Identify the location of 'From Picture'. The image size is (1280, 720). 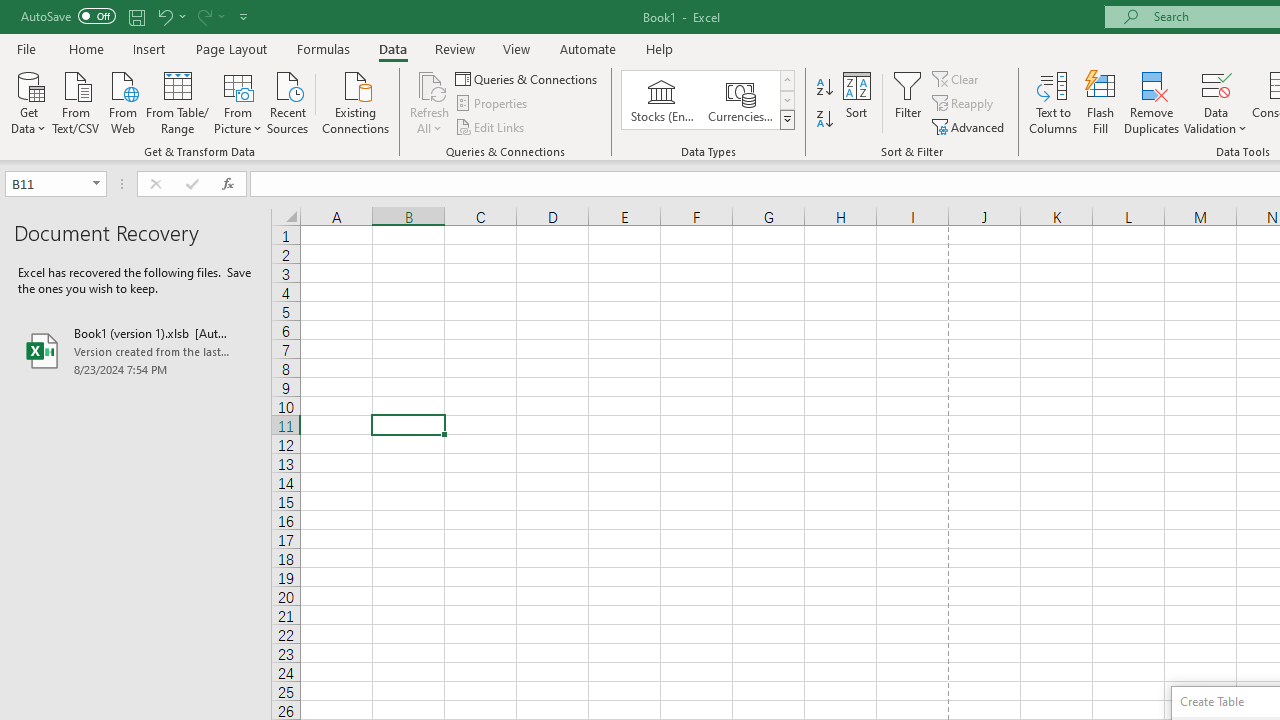
(238, 101).